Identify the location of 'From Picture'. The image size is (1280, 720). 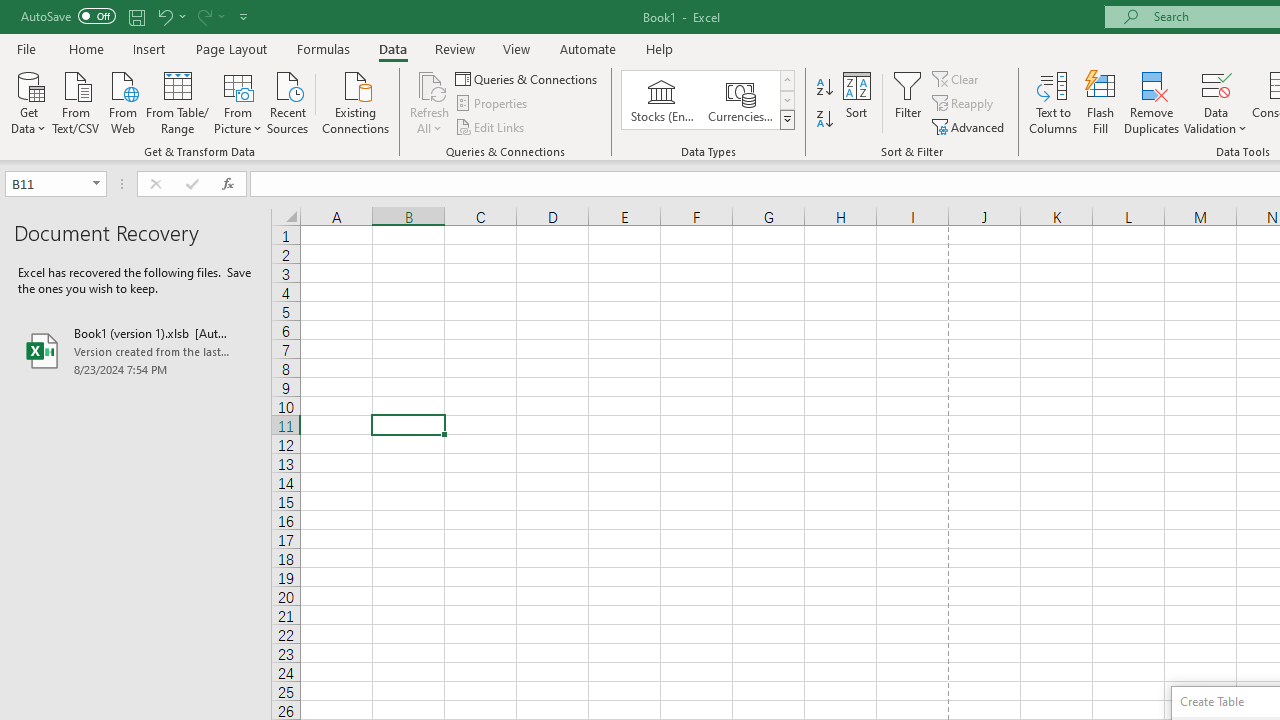
(238, 101).